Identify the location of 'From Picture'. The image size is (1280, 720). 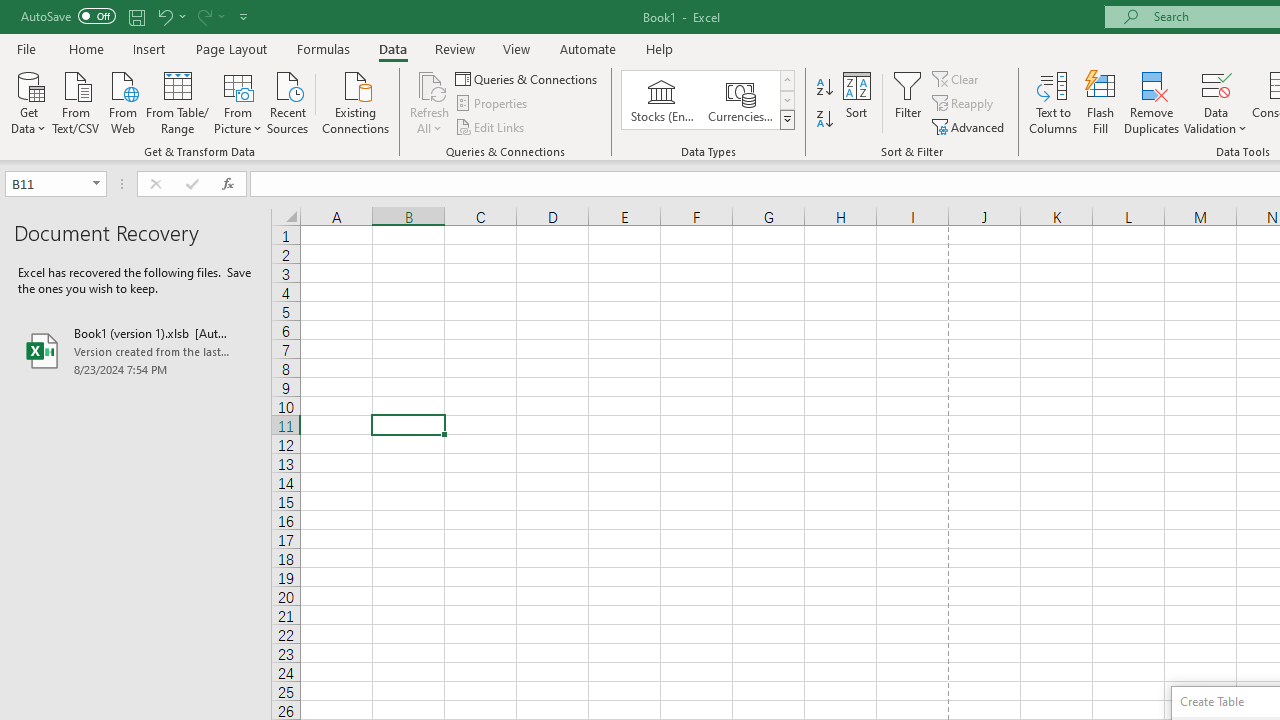
(238, 101).